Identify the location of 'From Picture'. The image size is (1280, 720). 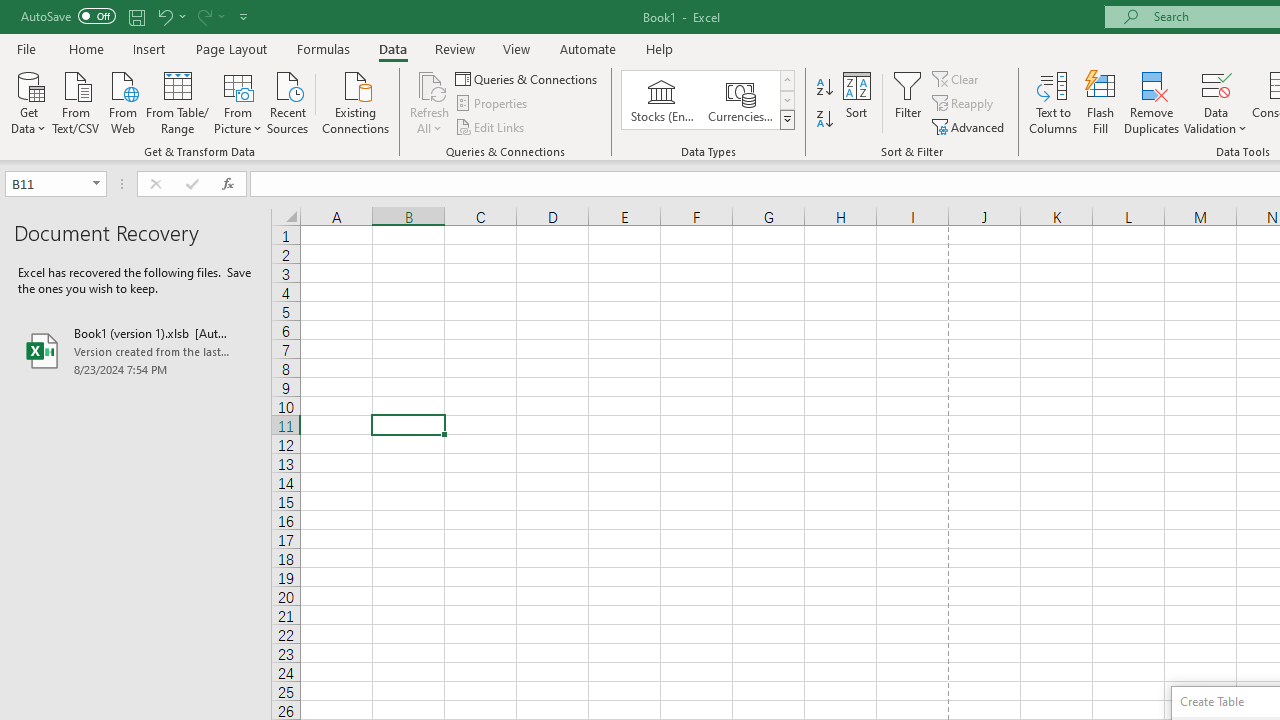
(238, 101).